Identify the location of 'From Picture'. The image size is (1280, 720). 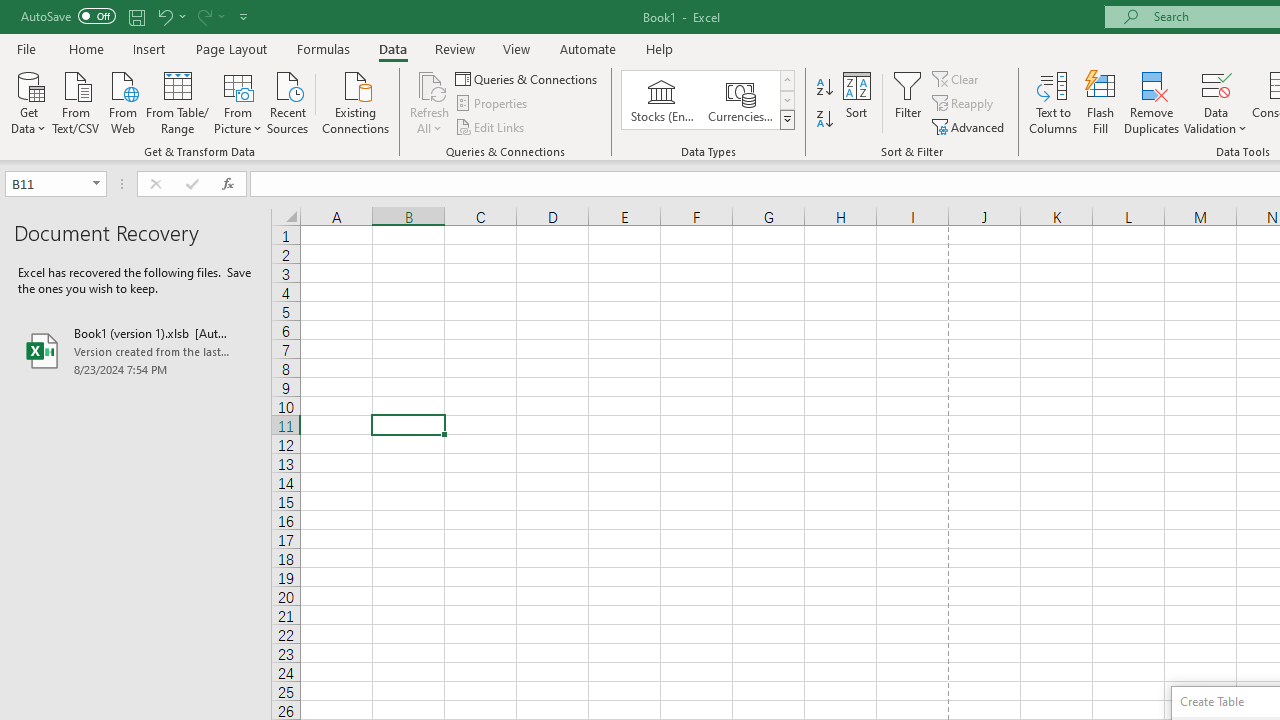
(238, 101).